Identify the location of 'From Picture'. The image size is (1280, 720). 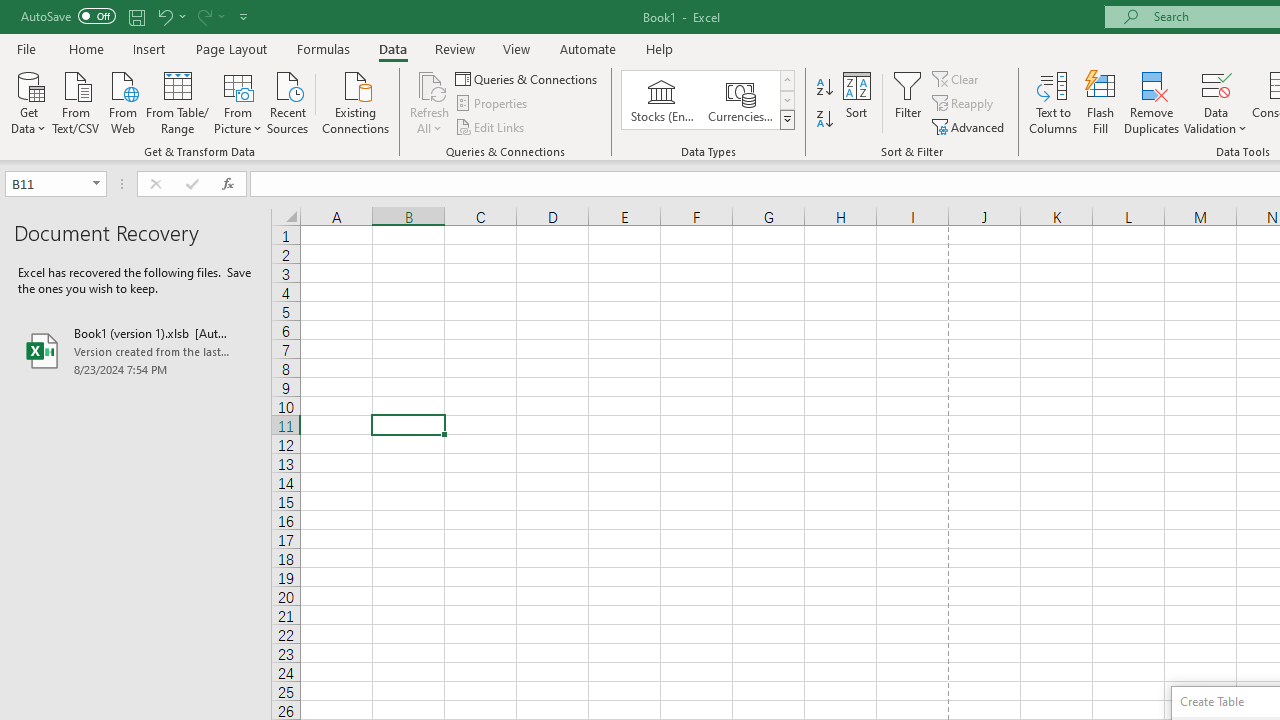
(238, 101).